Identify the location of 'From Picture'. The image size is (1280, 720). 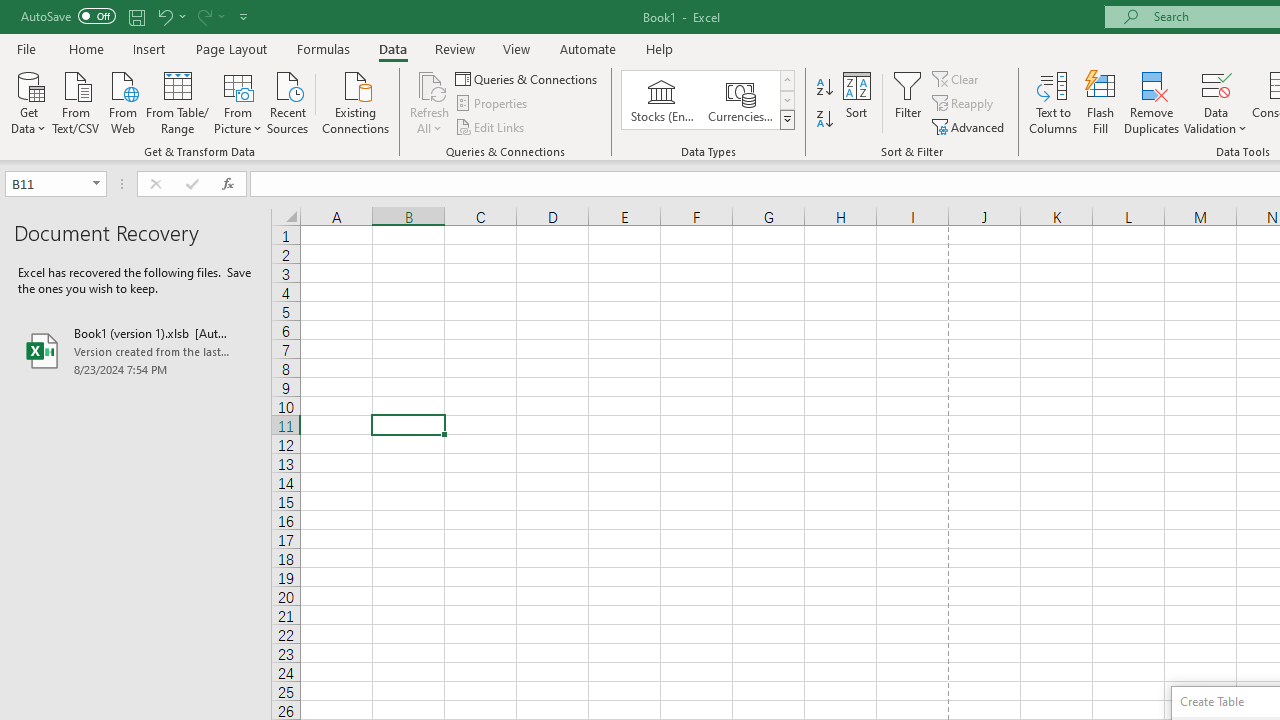
(238, 101).